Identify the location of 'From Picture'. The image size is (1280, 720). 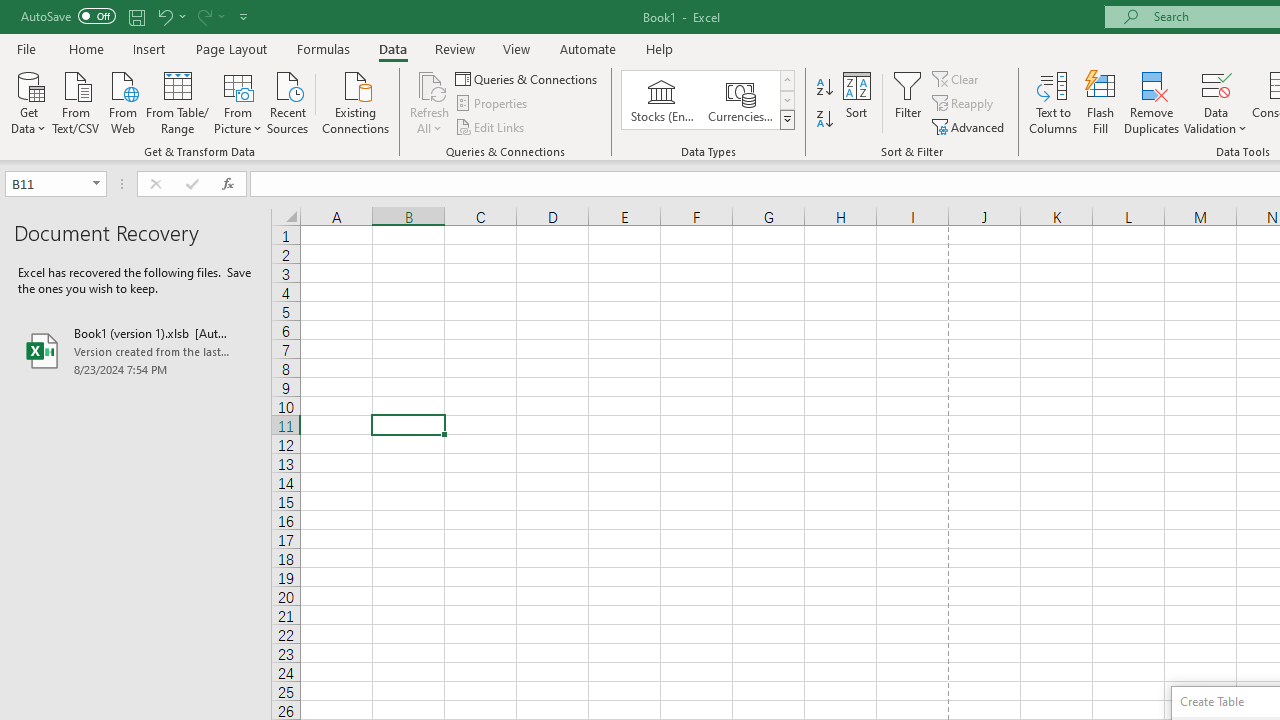
(238, 101).